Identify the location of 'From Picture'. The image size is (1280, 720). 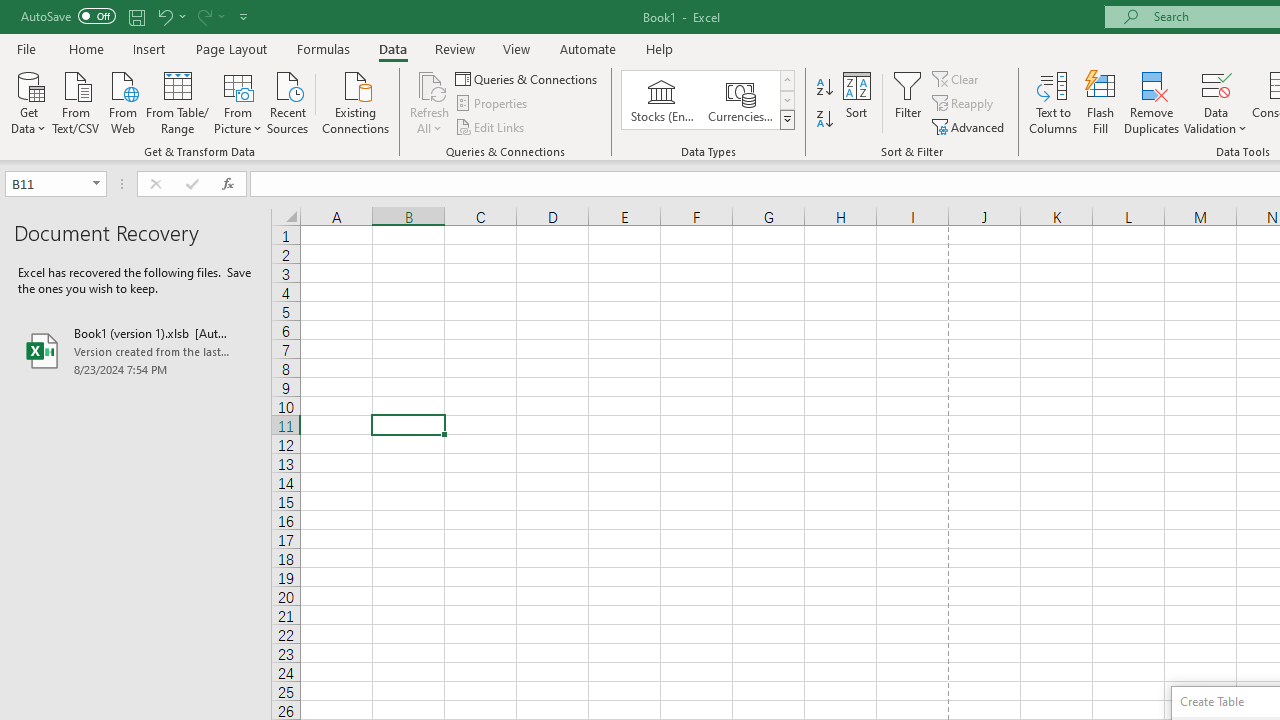
(238, 101).